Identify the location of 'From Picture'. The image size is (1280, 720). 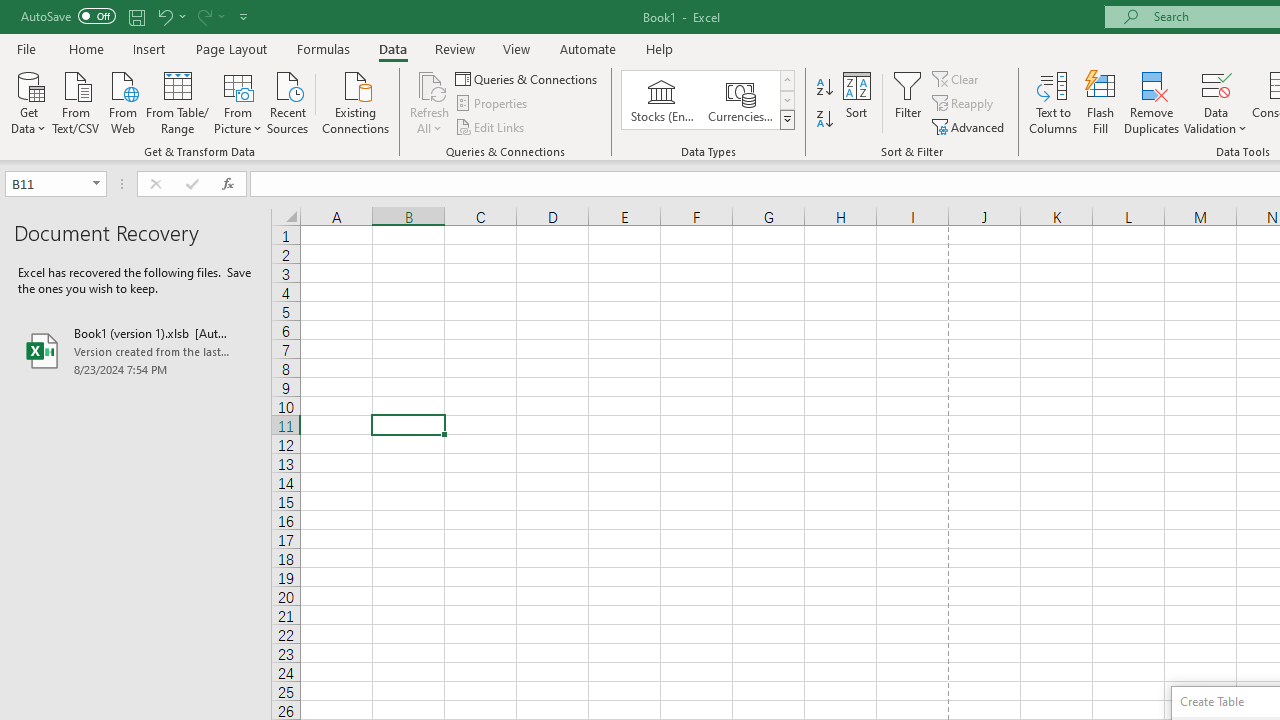
(238, 101).